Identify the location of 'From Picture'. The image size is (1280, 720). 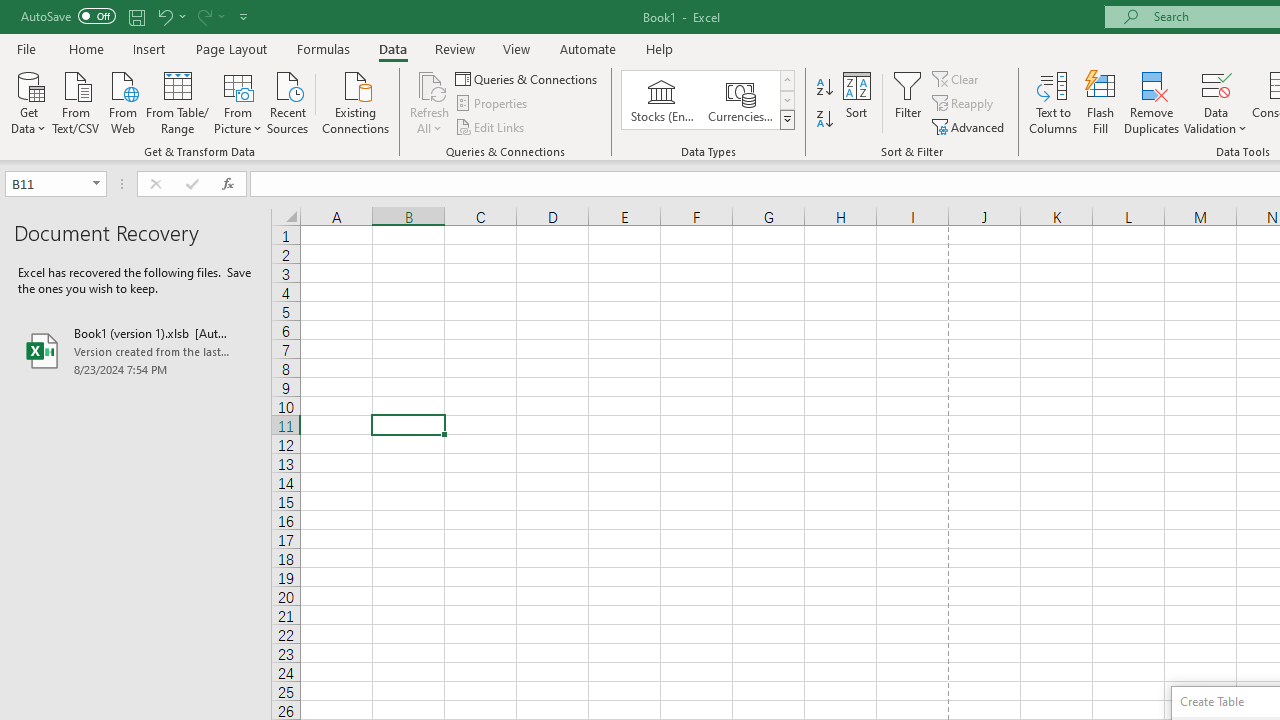
(238, 101).